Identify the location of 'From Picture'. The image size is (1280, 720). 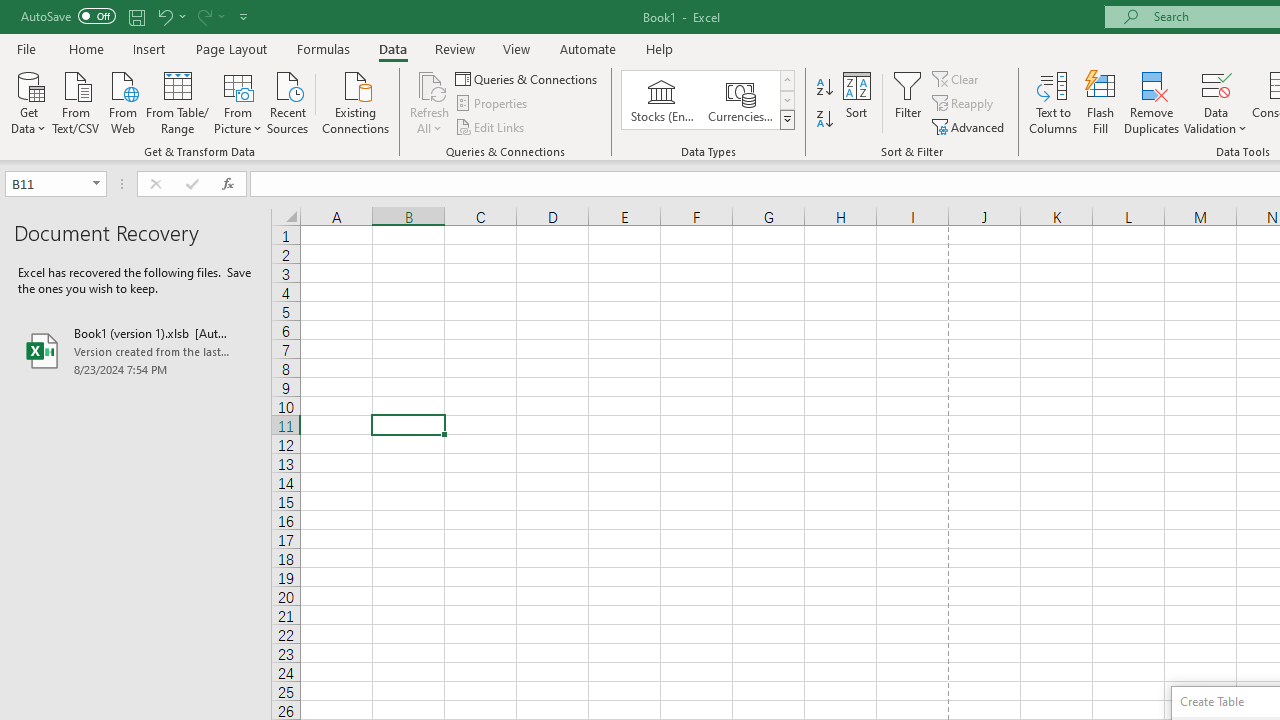
(238, 101).